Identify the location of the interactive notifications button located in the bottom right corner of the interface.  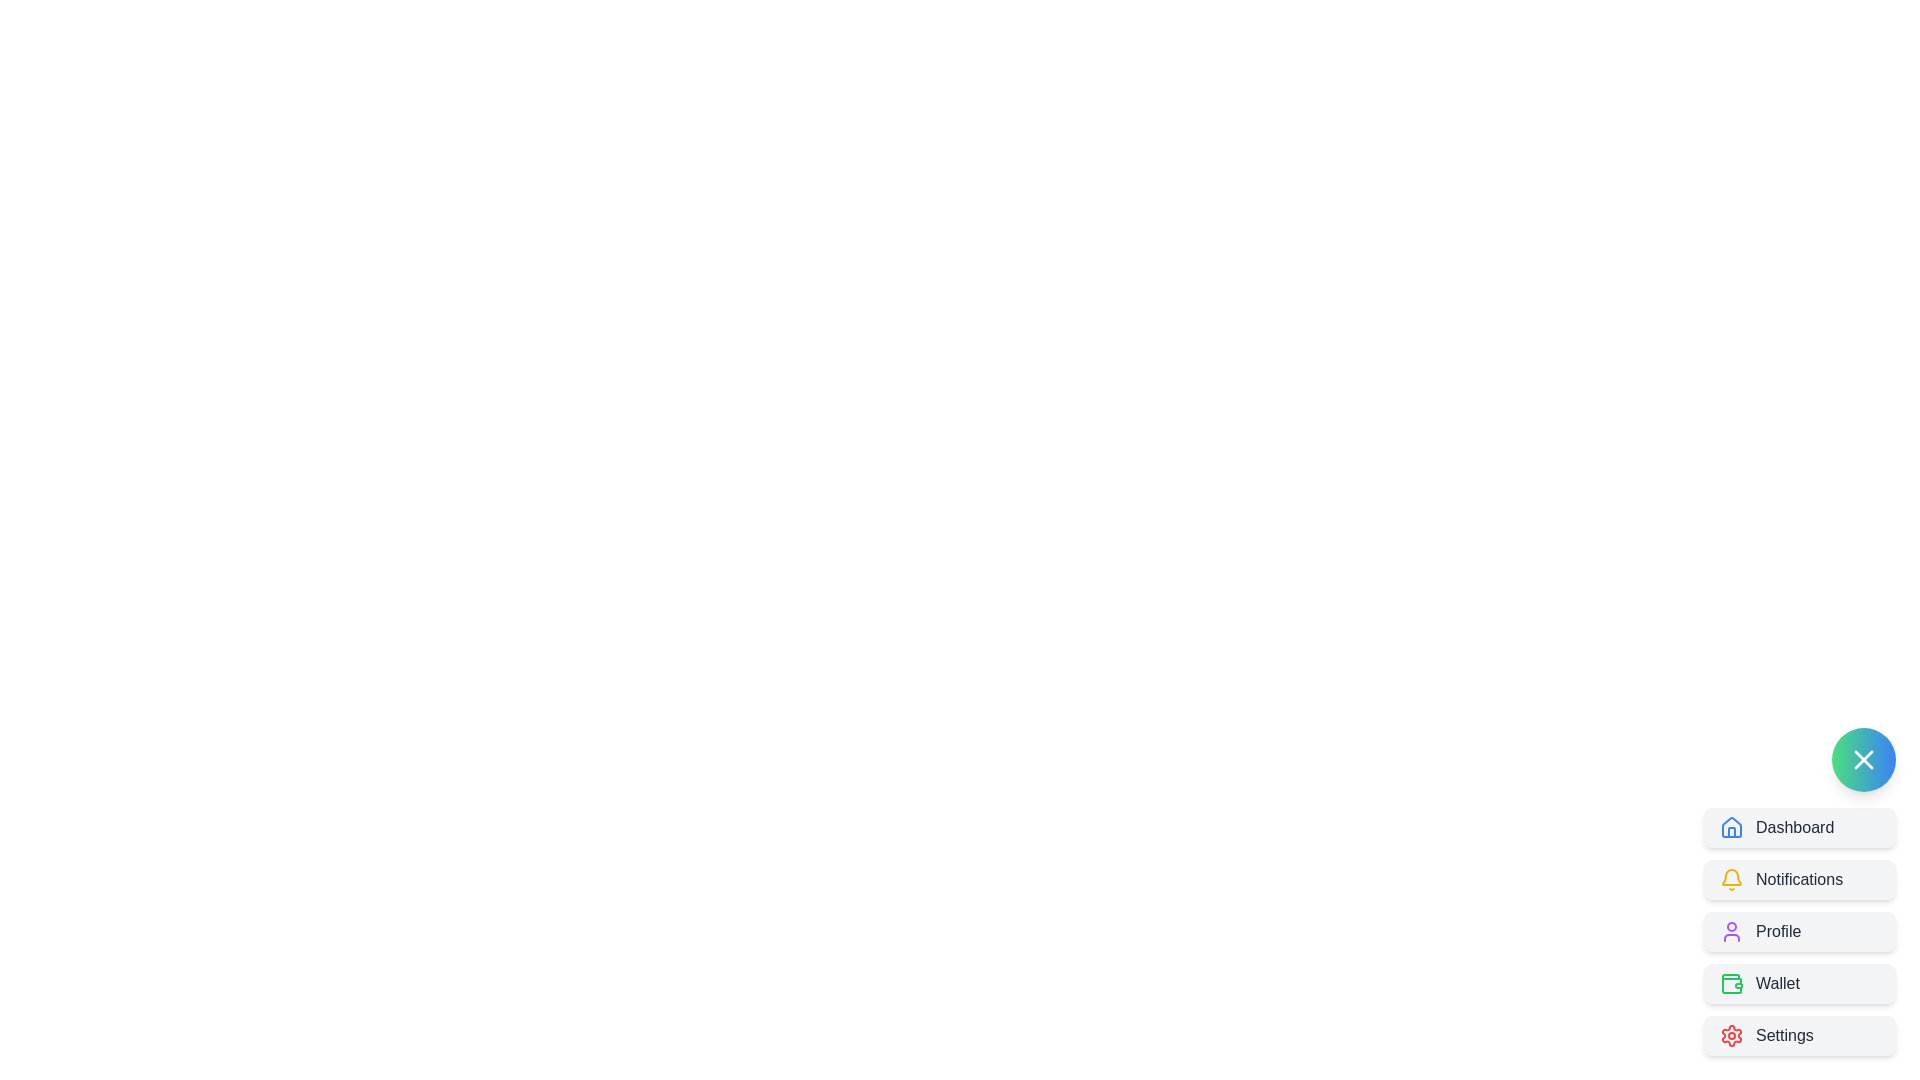
(1800, 890).